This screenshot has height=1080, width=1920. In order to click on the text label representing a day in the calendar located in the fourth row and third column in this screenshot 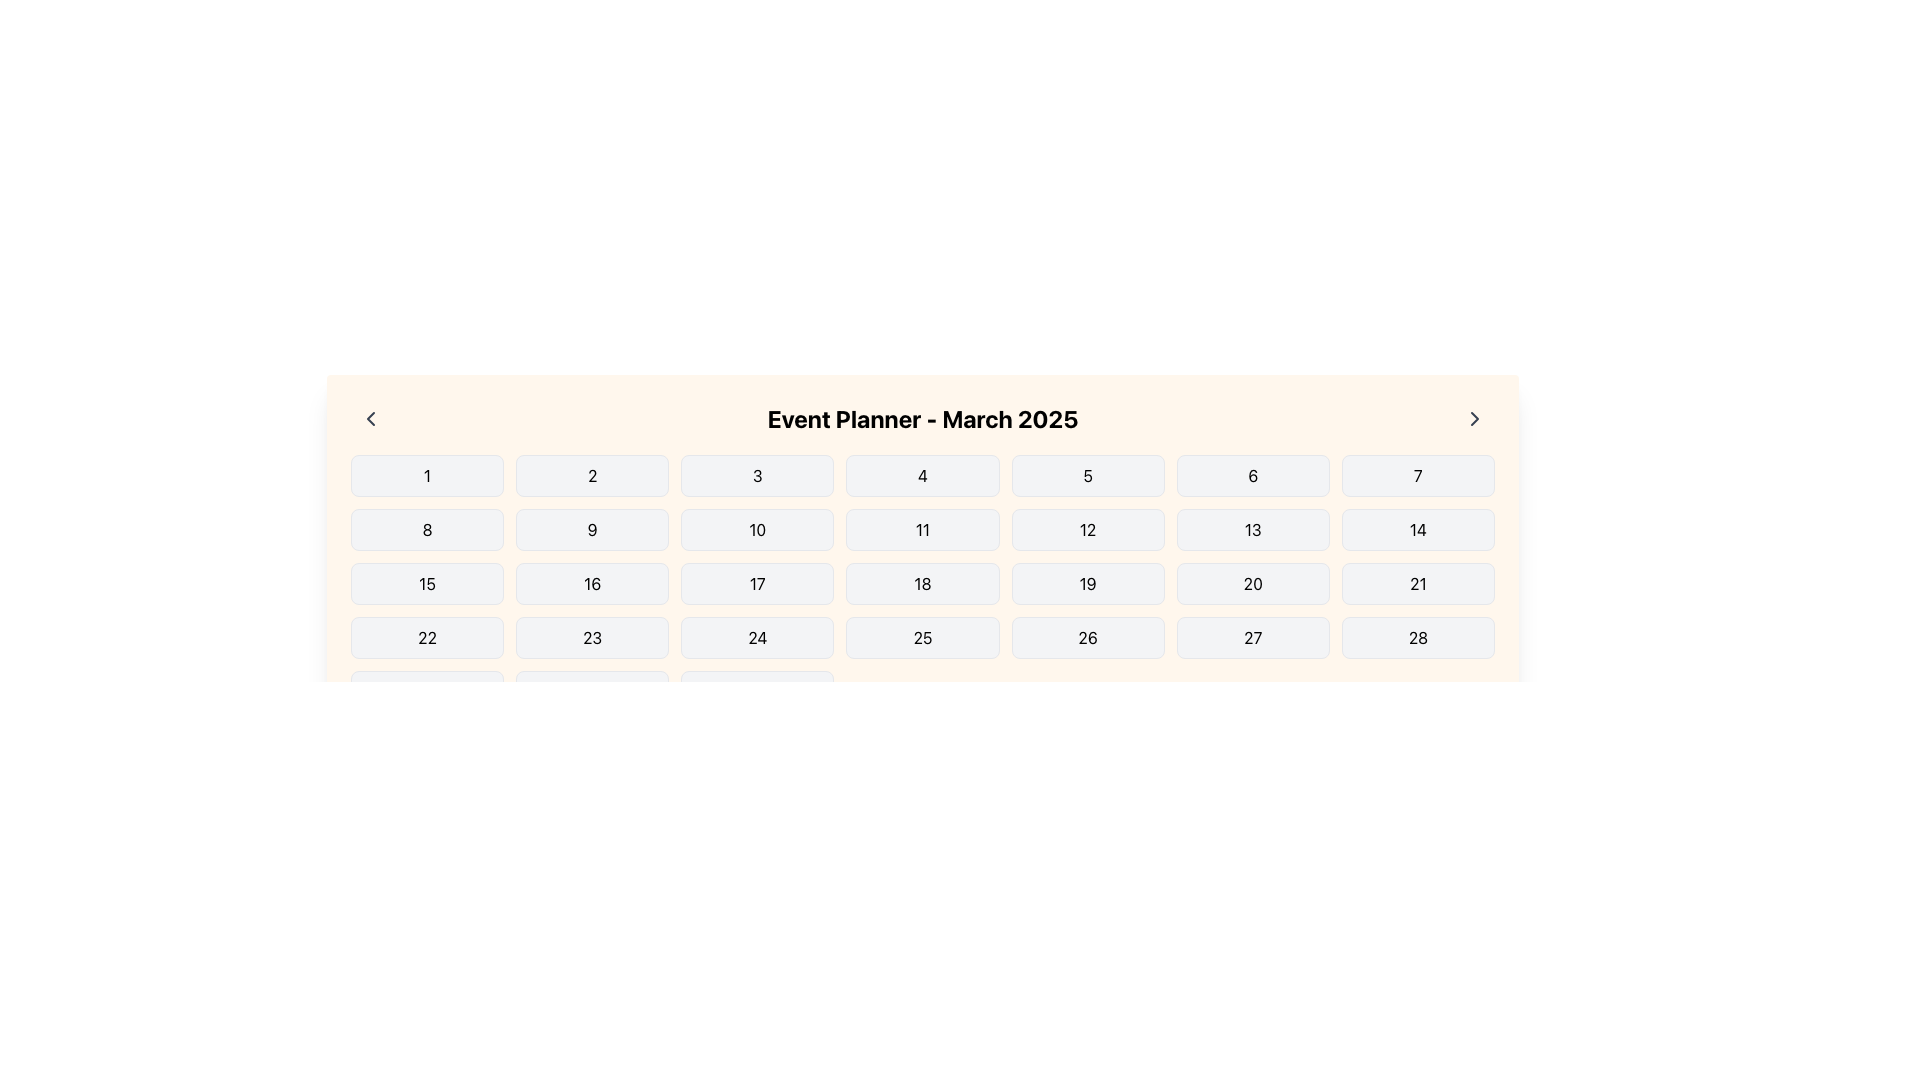, I will do `click(920, 583)`.